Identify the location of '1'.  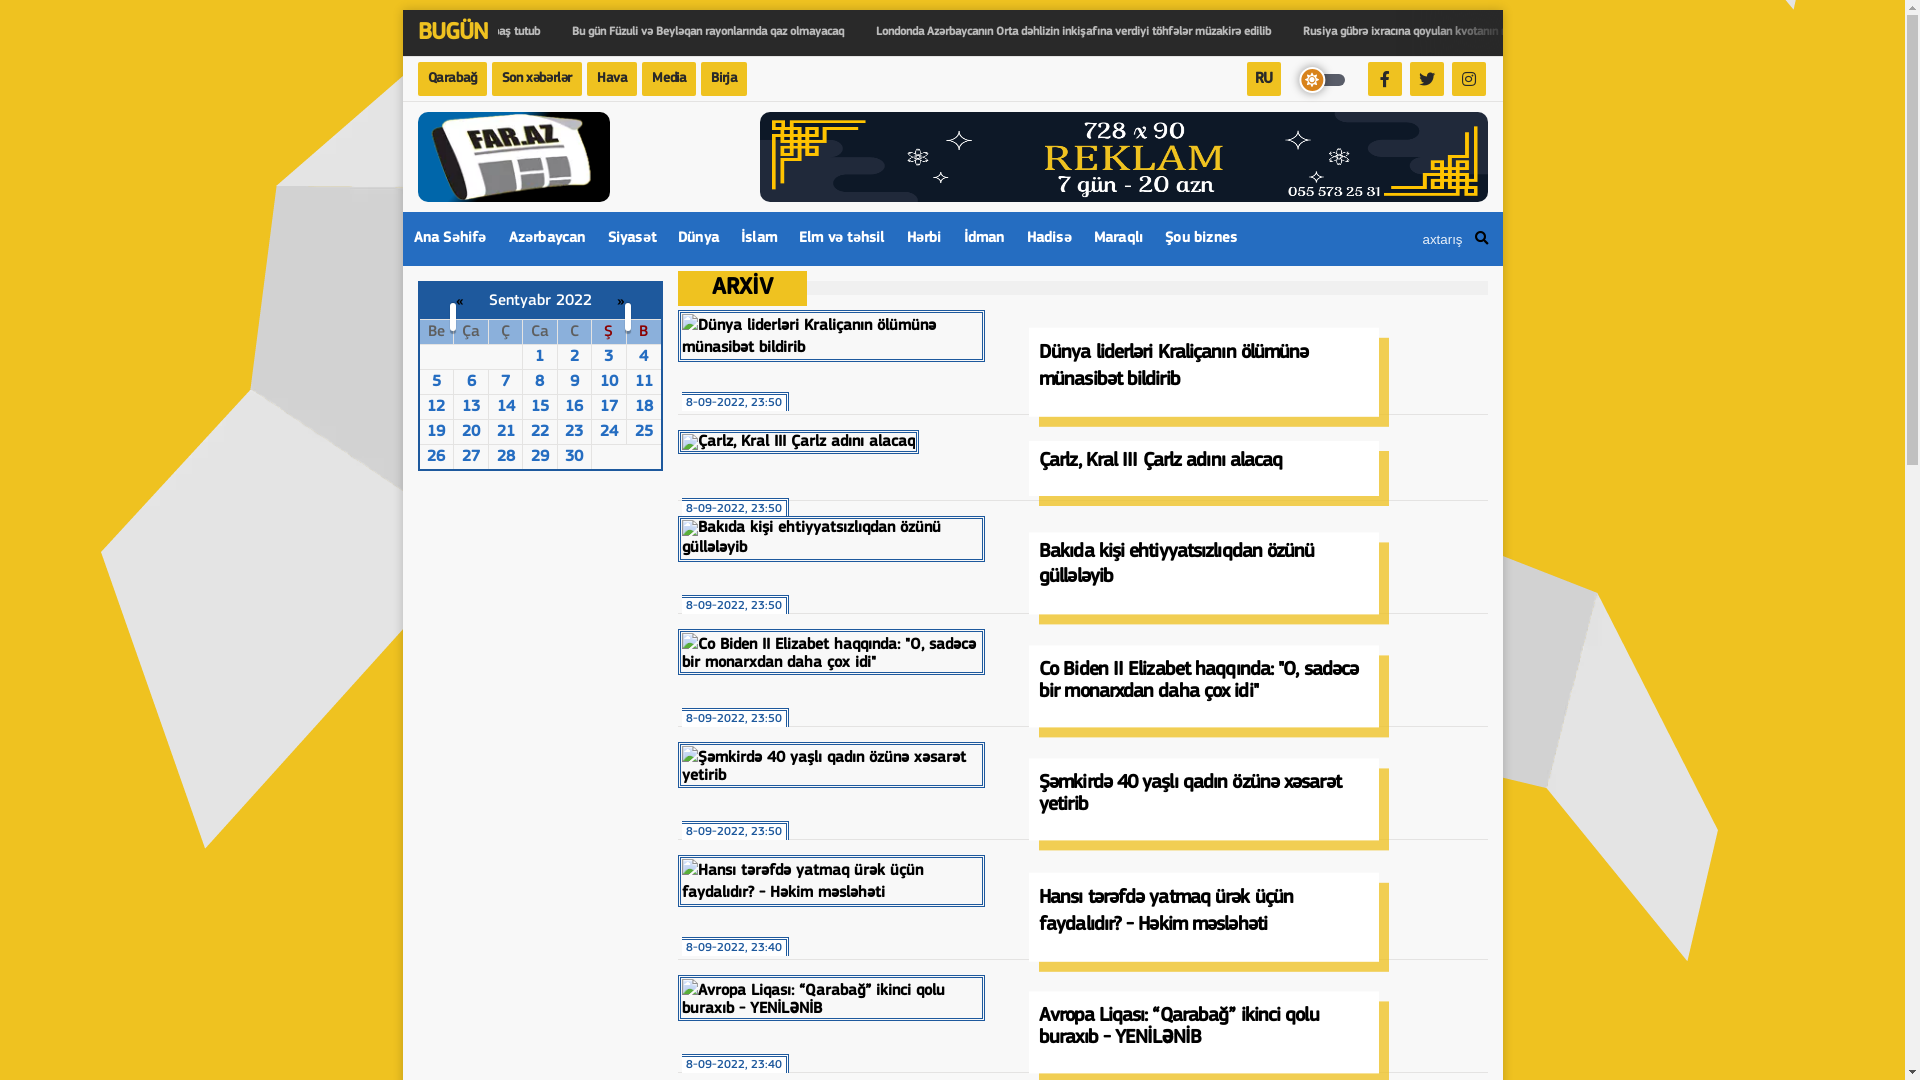
(539, 356).